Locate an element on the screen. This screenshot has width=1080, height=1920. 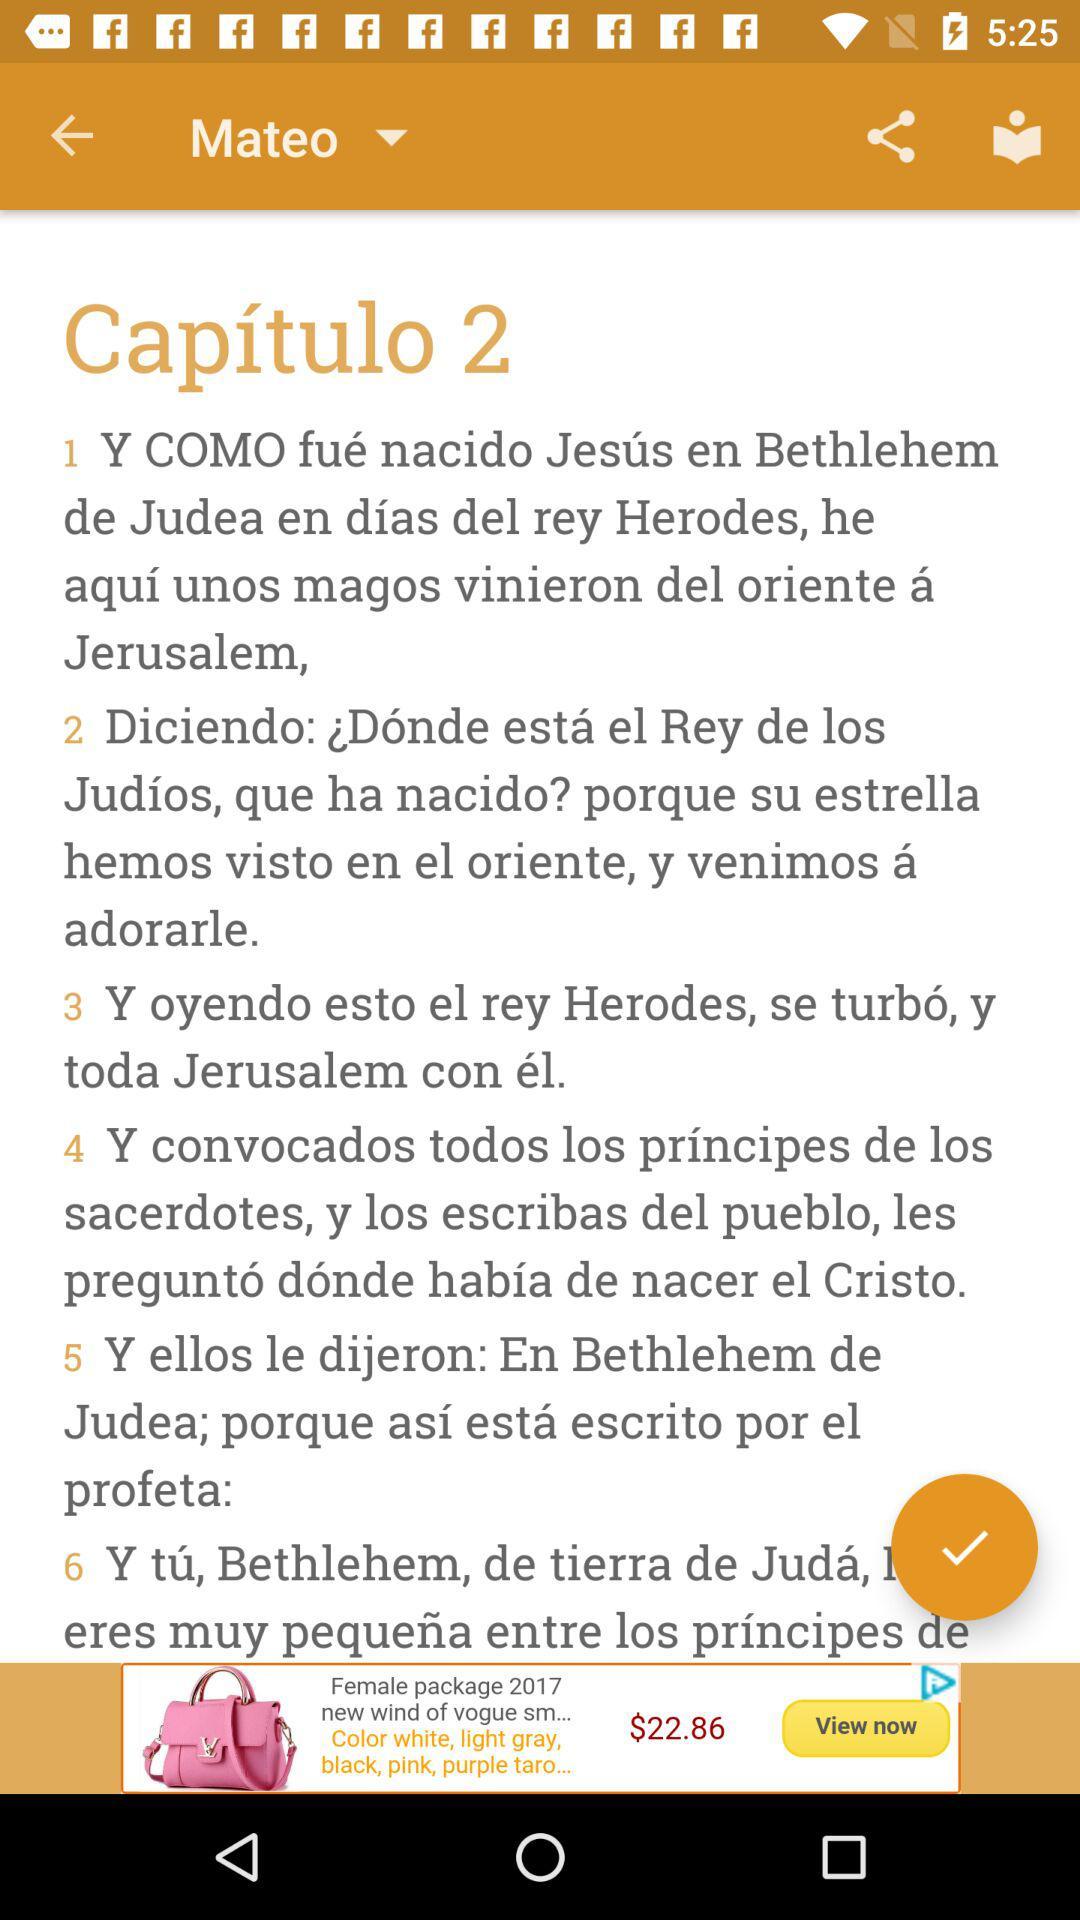
the check icon is located at coordinates (963, 1546).